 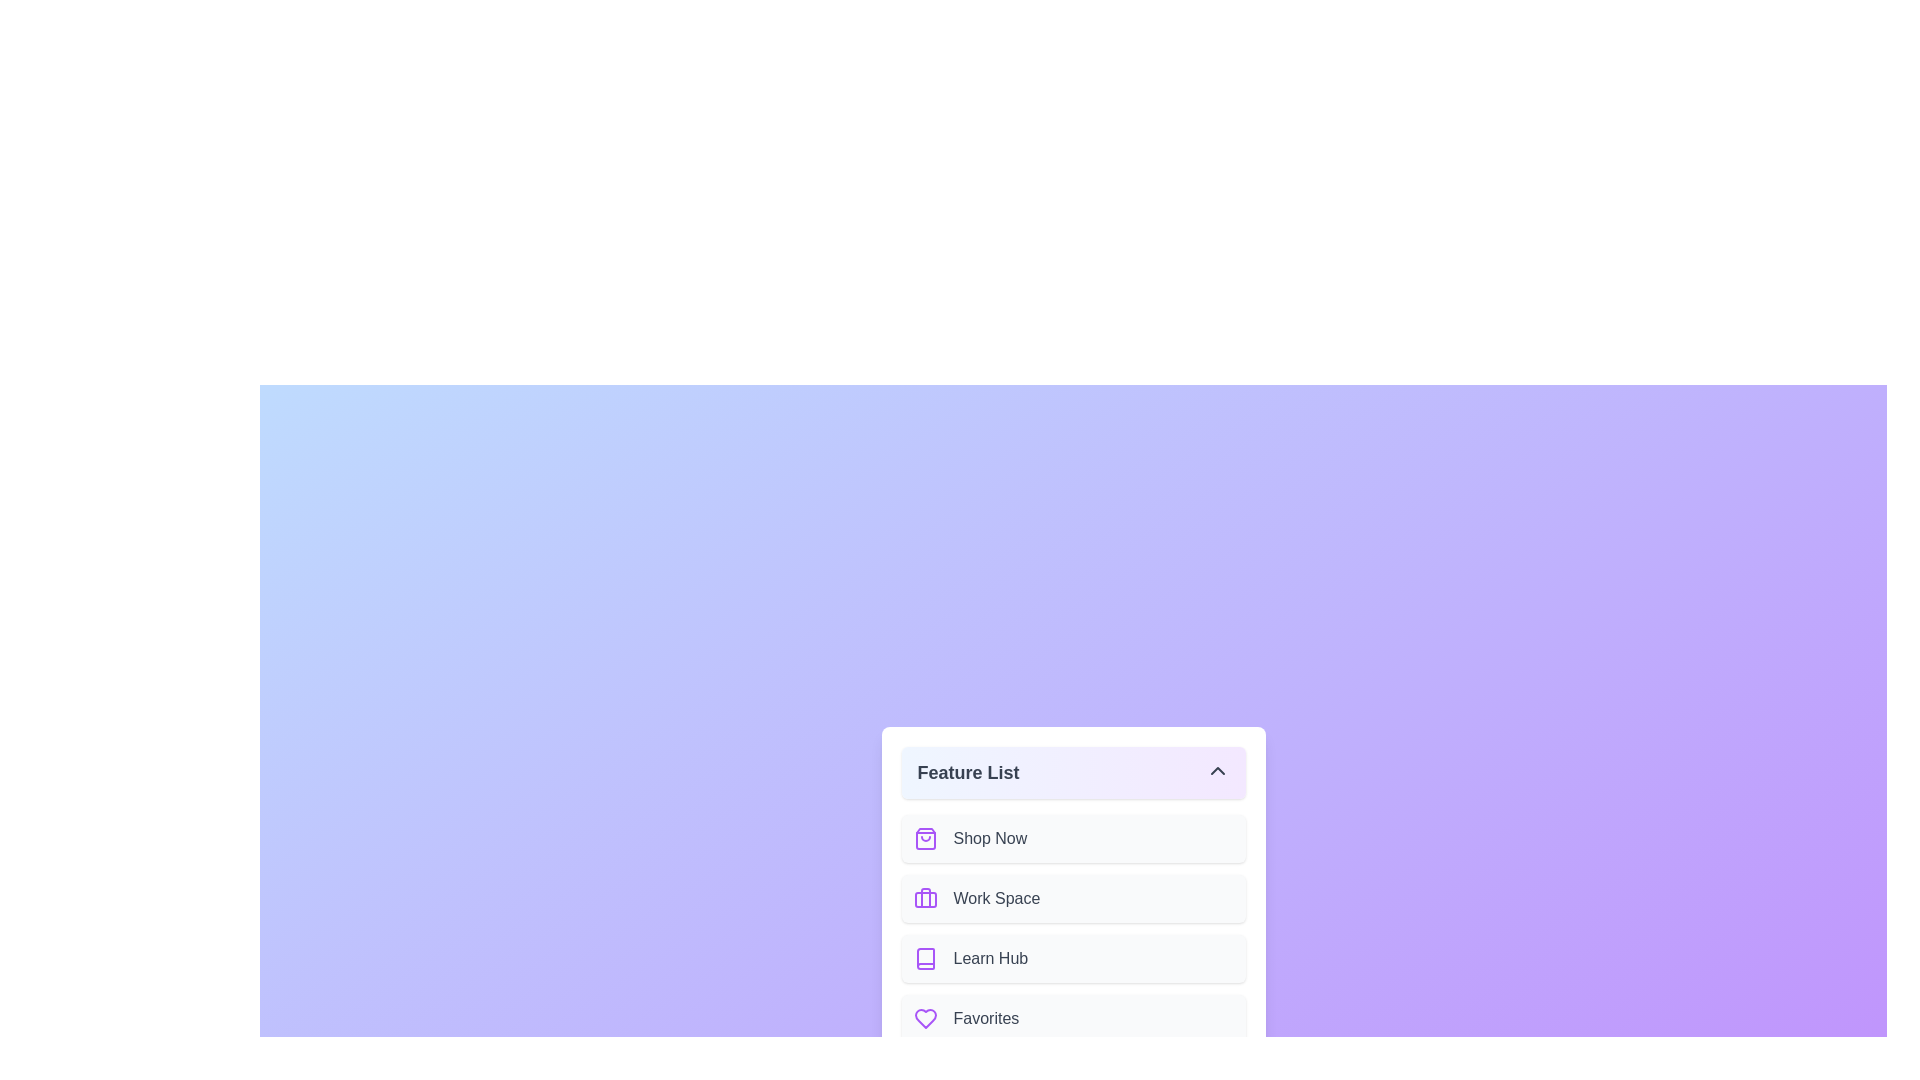 I want to click on the feature Work Space from the list, so click(x=1072, y=897).